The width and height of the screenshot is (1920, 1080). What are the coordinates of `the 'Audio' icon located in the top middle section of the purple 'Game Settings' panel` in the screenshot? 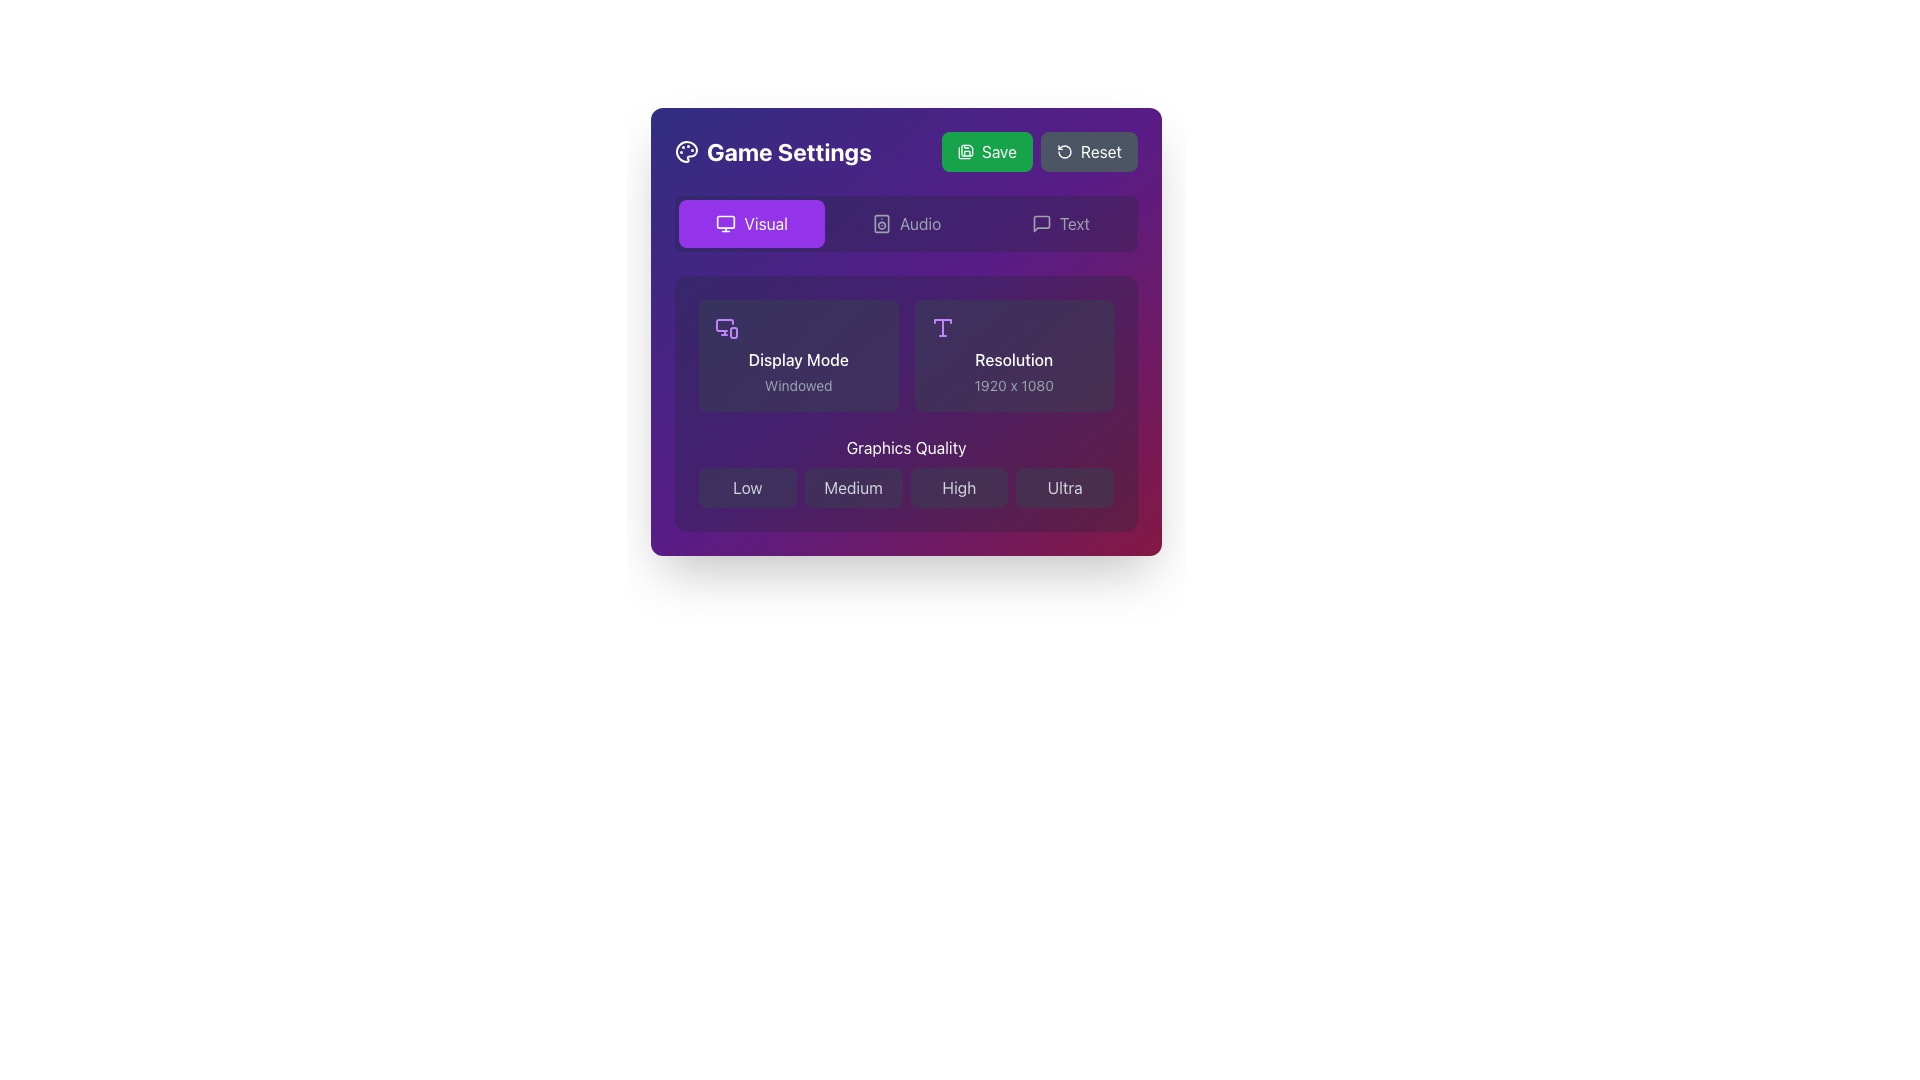 It's located at (880, 223).